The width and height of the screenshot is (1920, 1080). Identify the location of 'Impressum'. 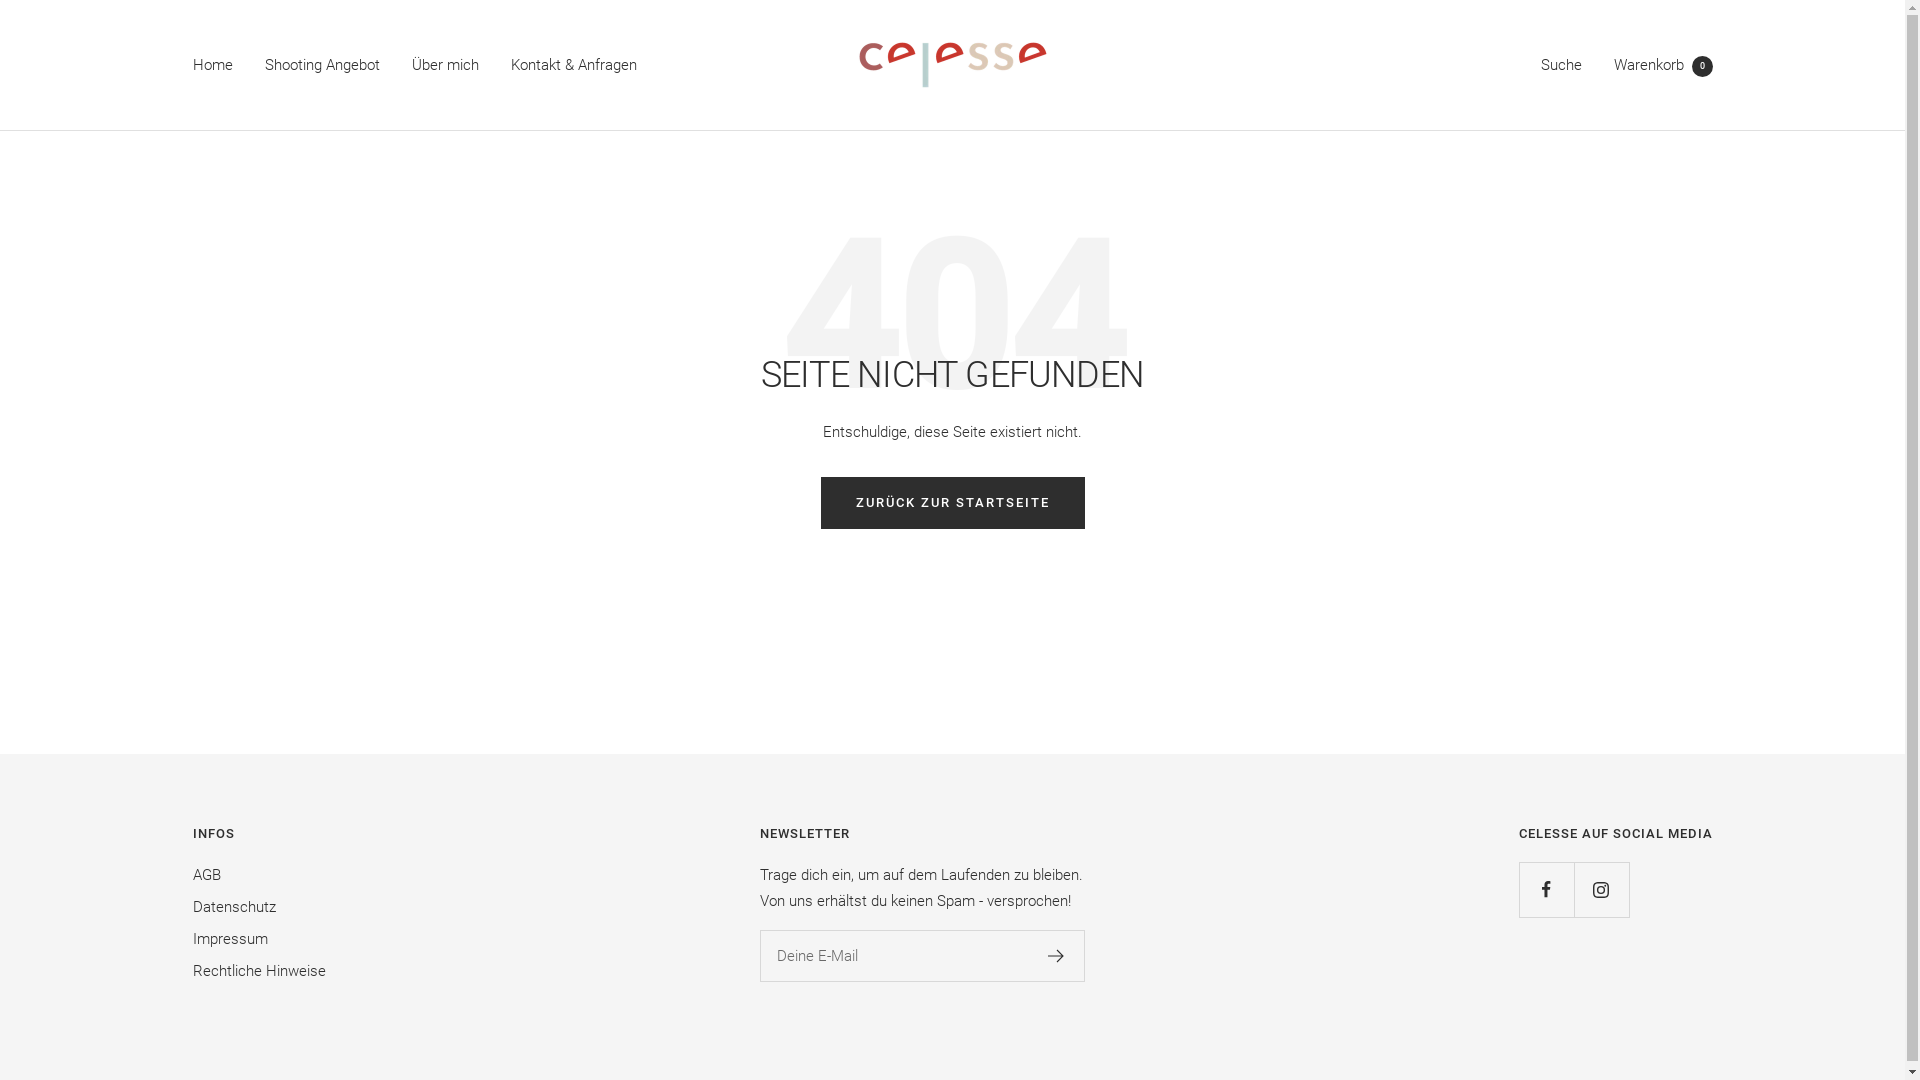
(229, 938).